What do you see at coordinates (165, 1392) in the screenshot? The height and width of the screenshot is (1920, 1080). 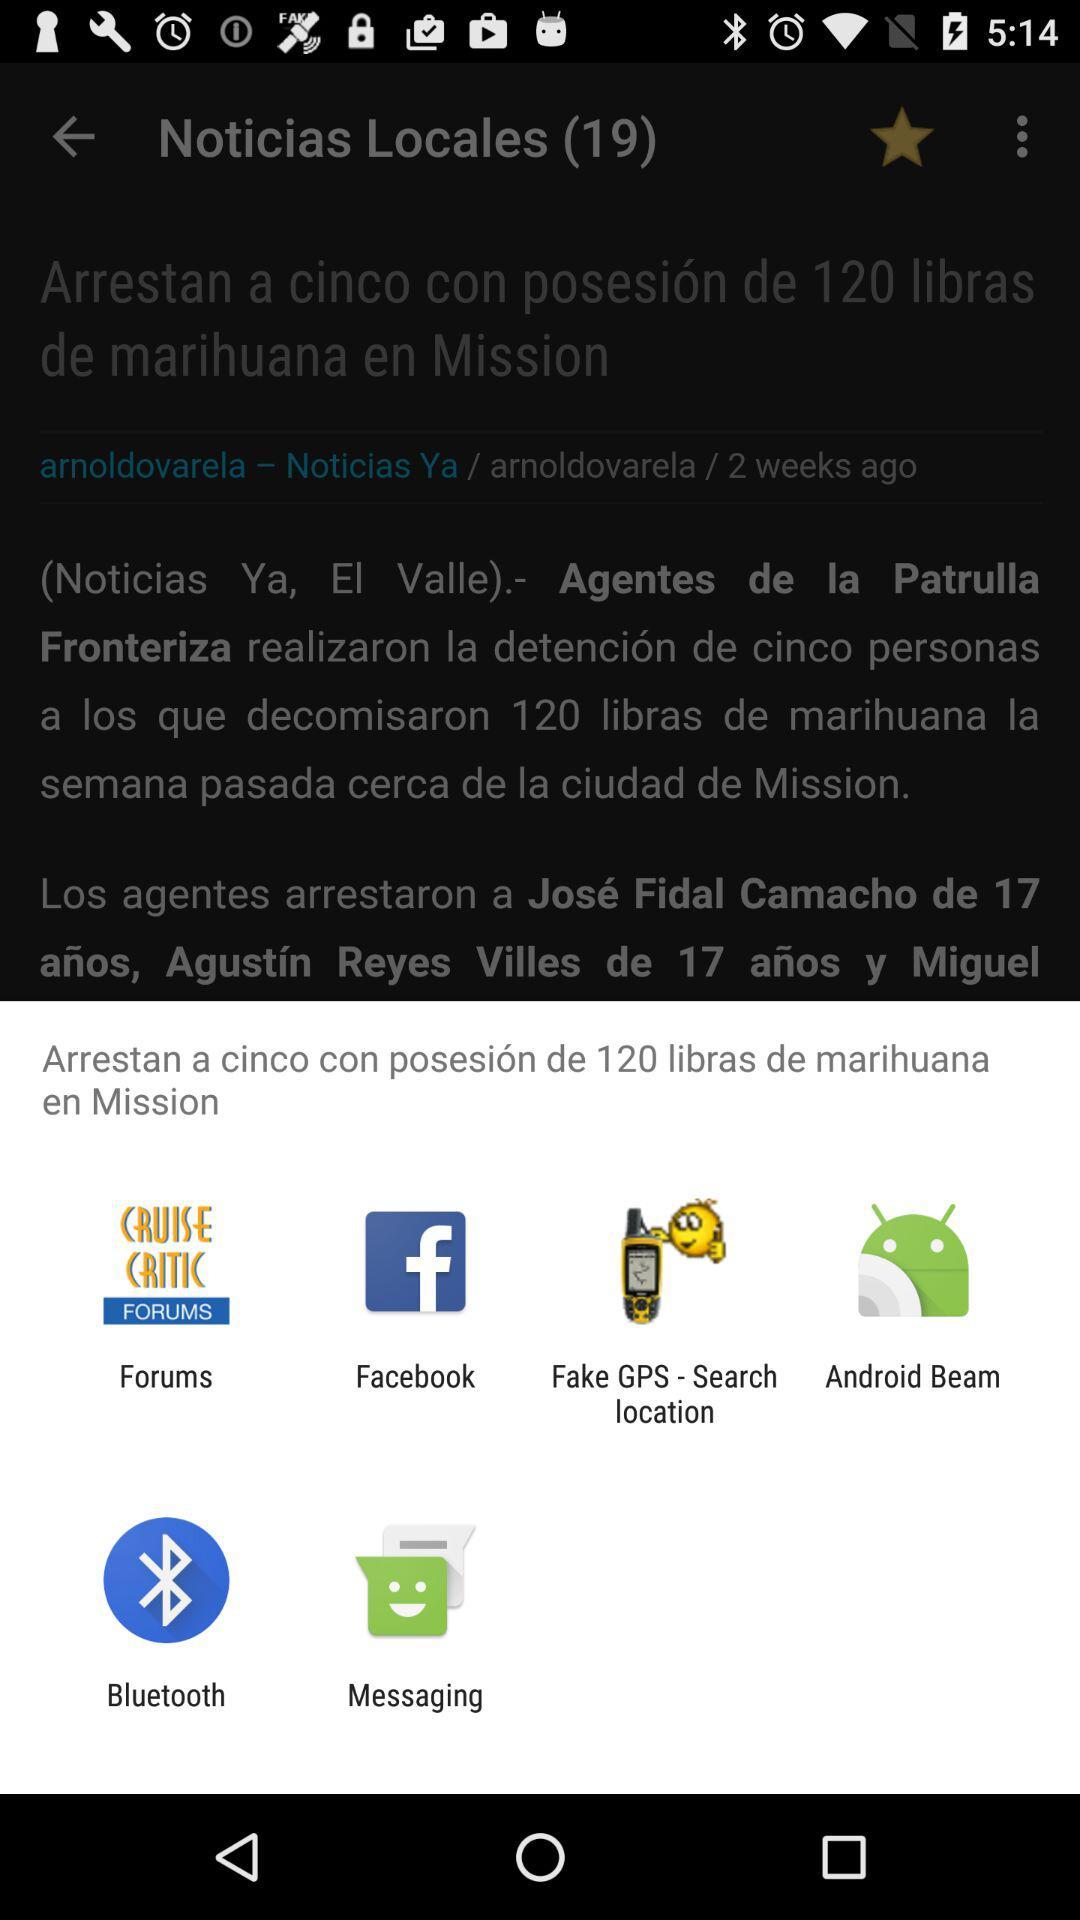 I see `the forums item` at bounding box center [165, 1392].